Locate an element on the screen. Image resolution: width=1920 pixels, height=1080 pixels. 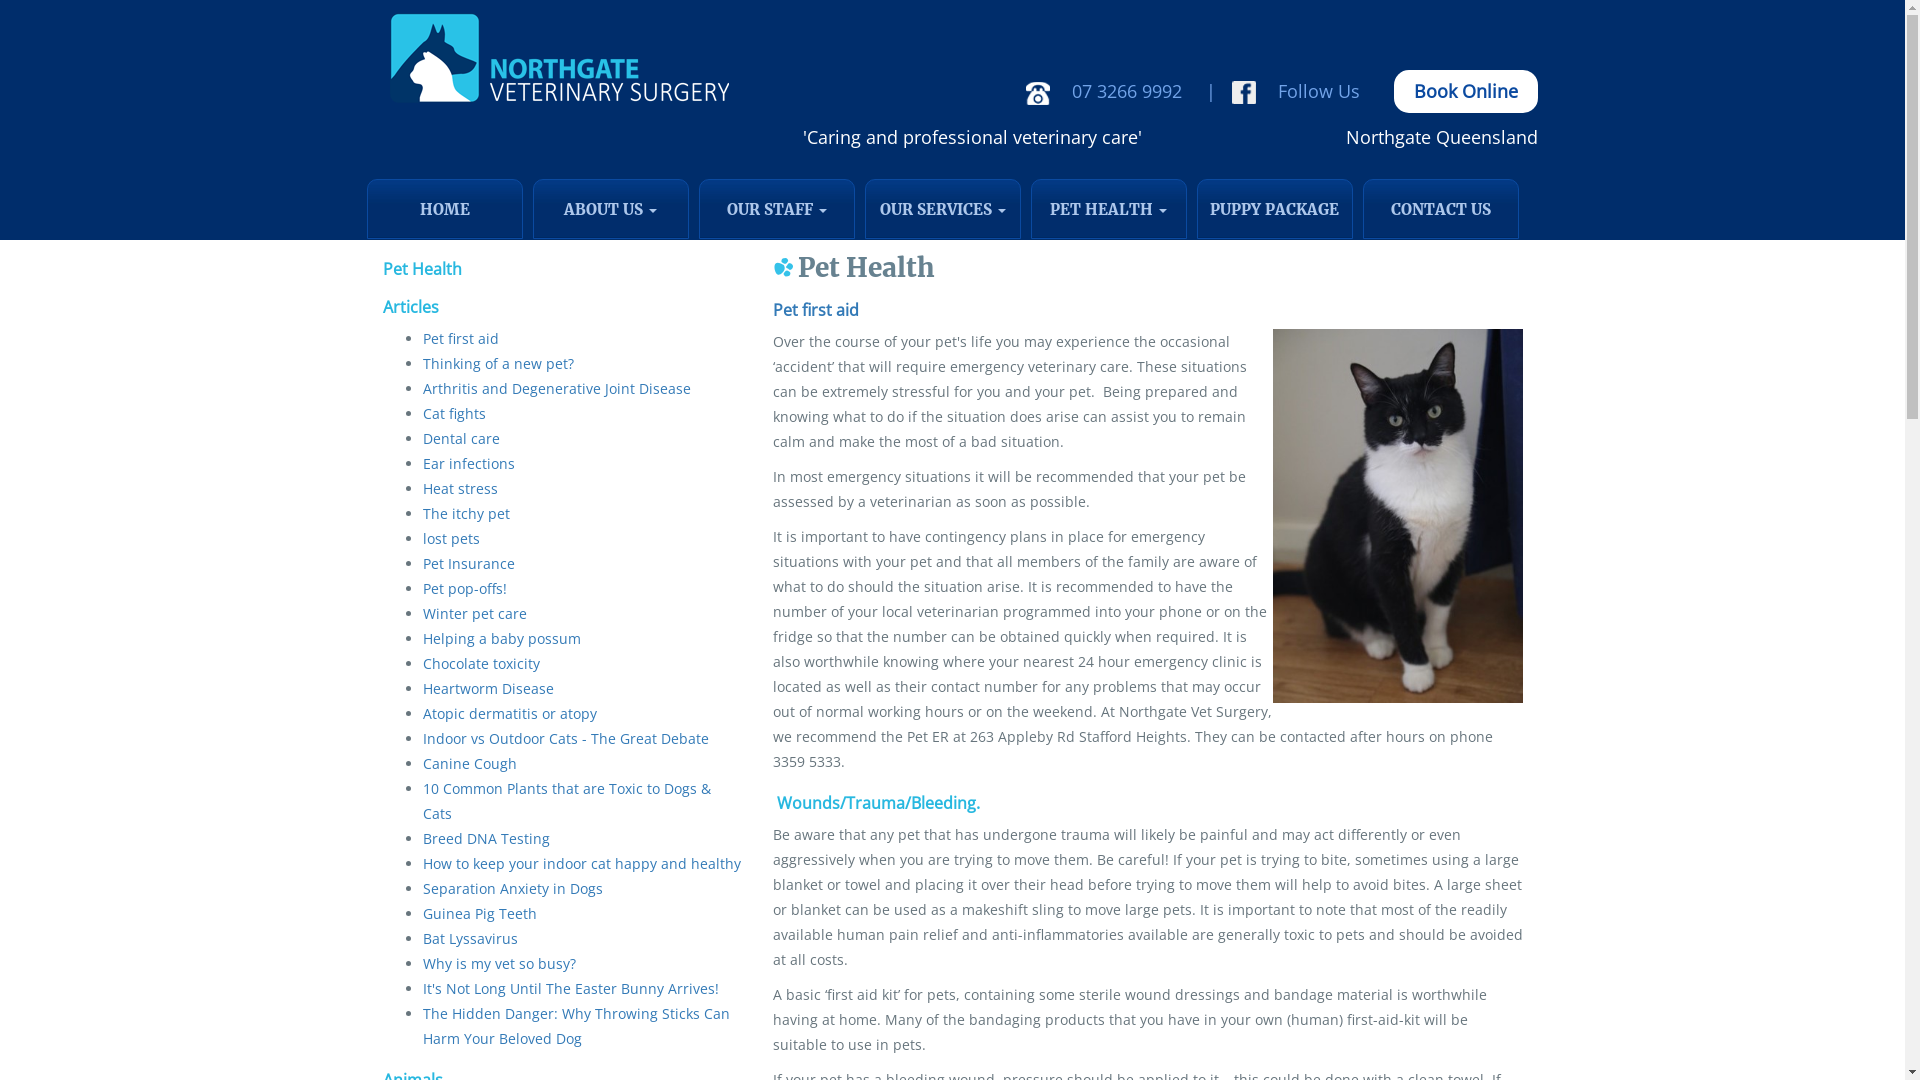
'Call Northgate Vet Surgery' is located at coordinates (1037, 93).